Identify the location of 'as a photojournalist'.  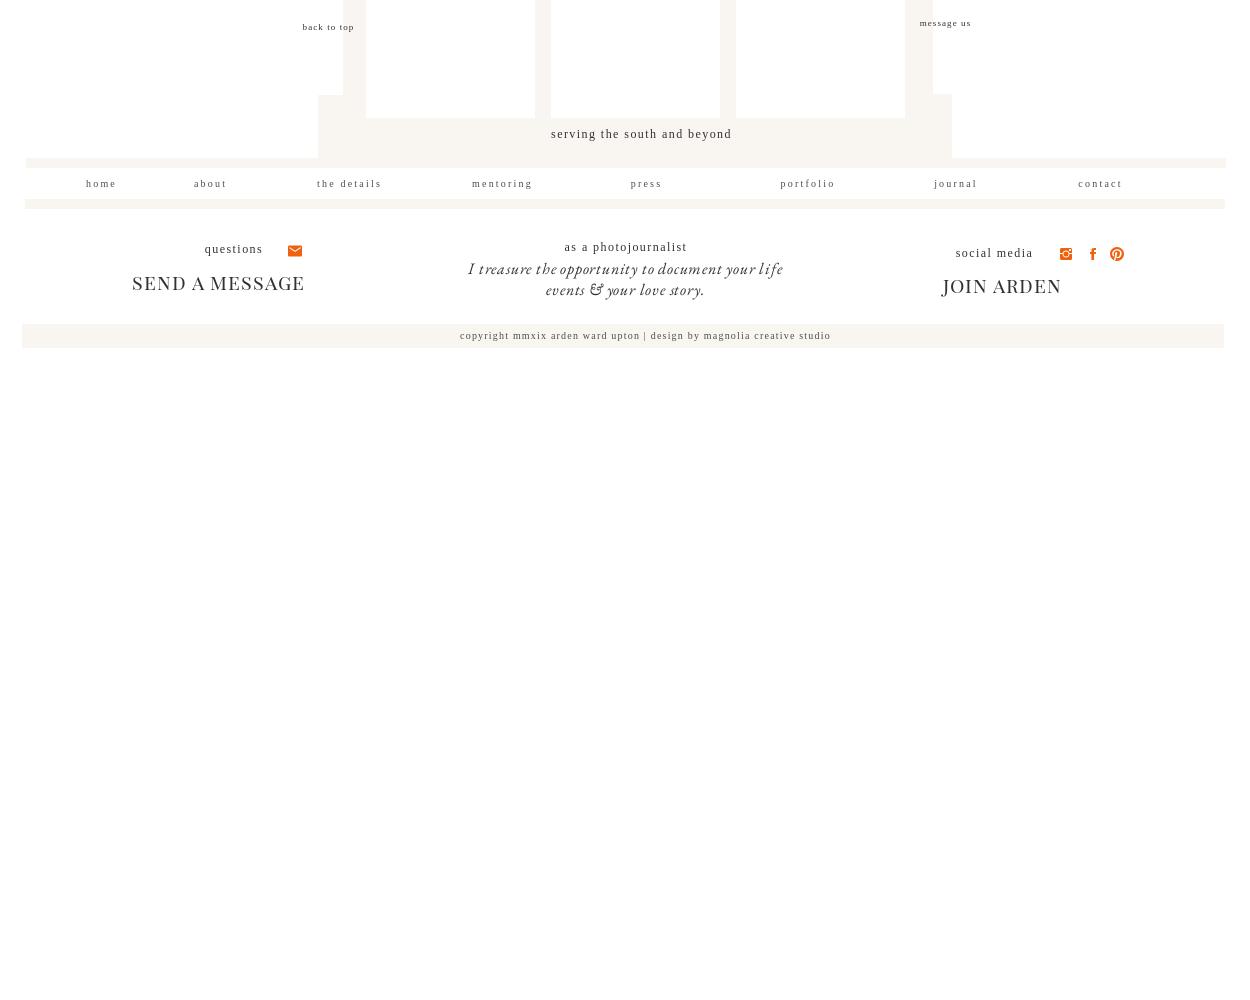
(563, 246).